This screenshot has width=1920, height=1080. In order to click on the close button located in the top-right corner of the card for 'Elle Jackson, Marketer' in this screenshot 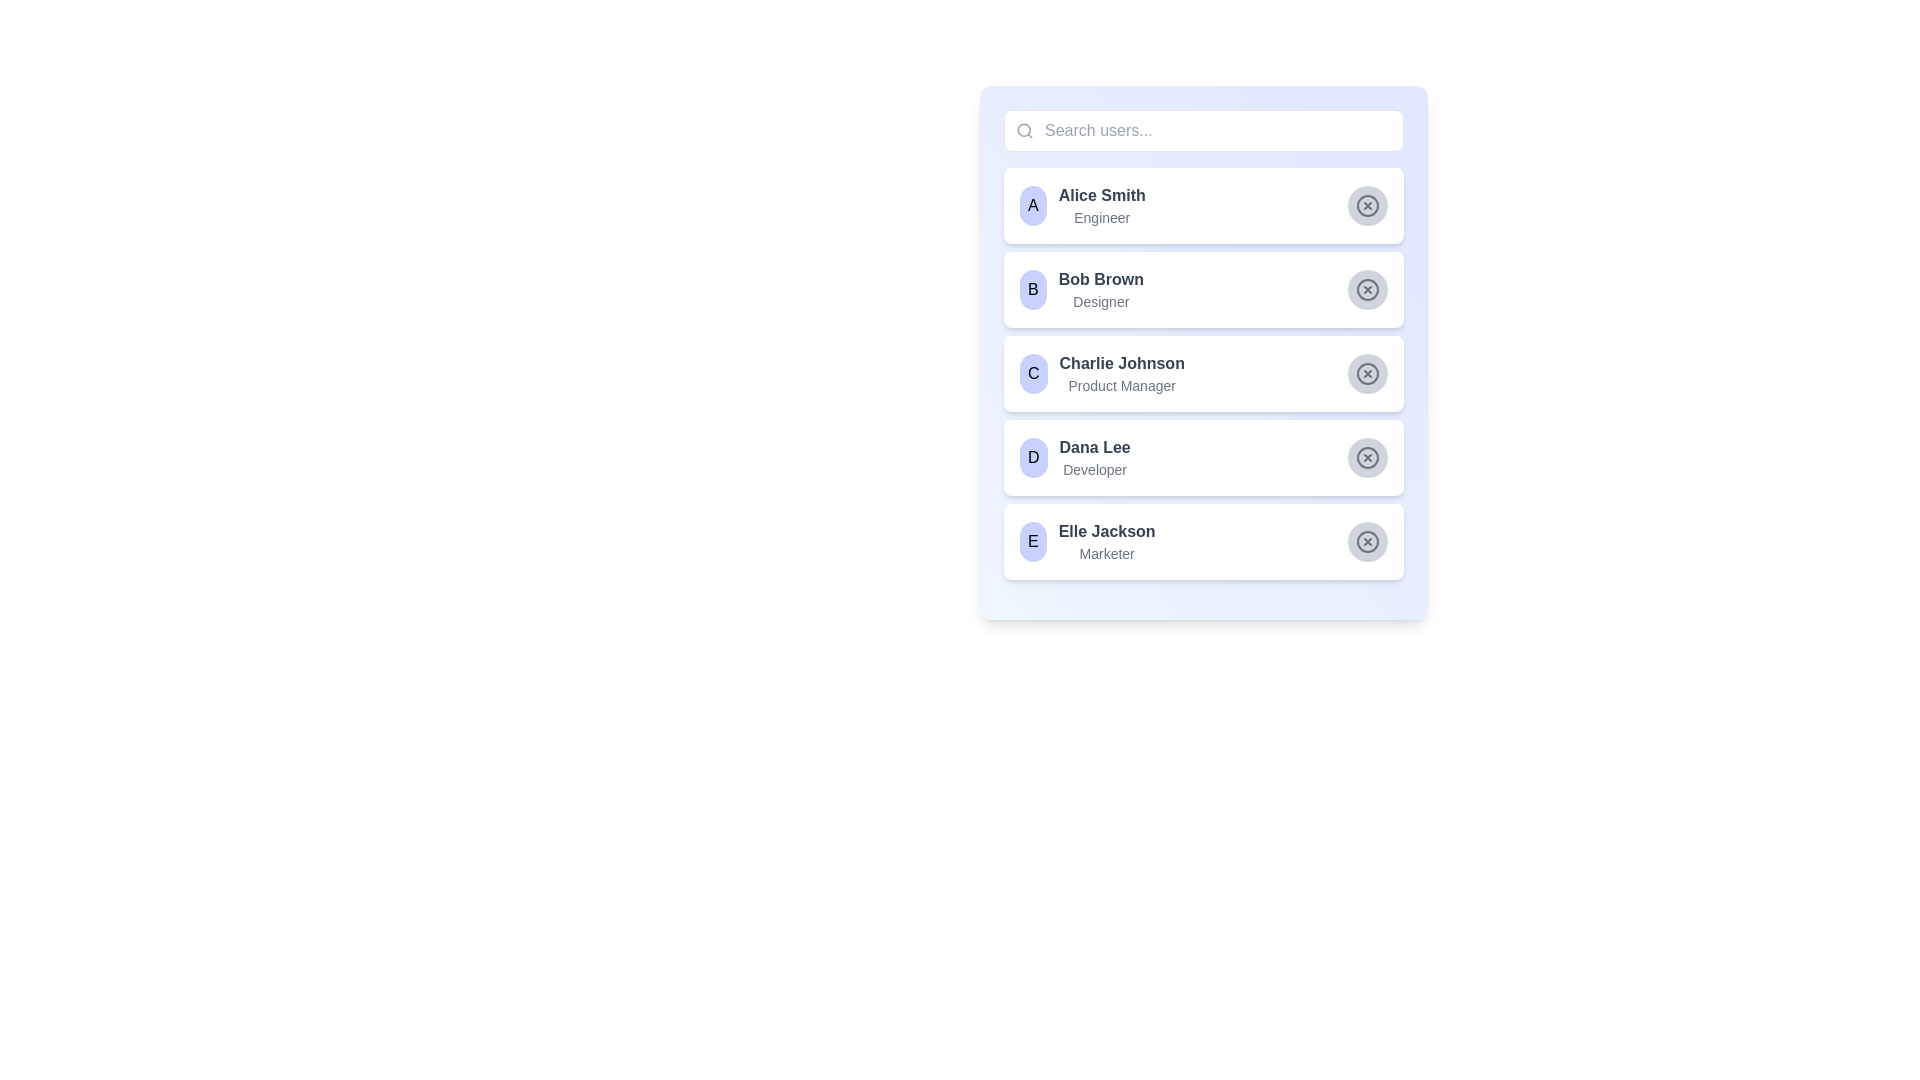, I will do `click(1367, 542)`.